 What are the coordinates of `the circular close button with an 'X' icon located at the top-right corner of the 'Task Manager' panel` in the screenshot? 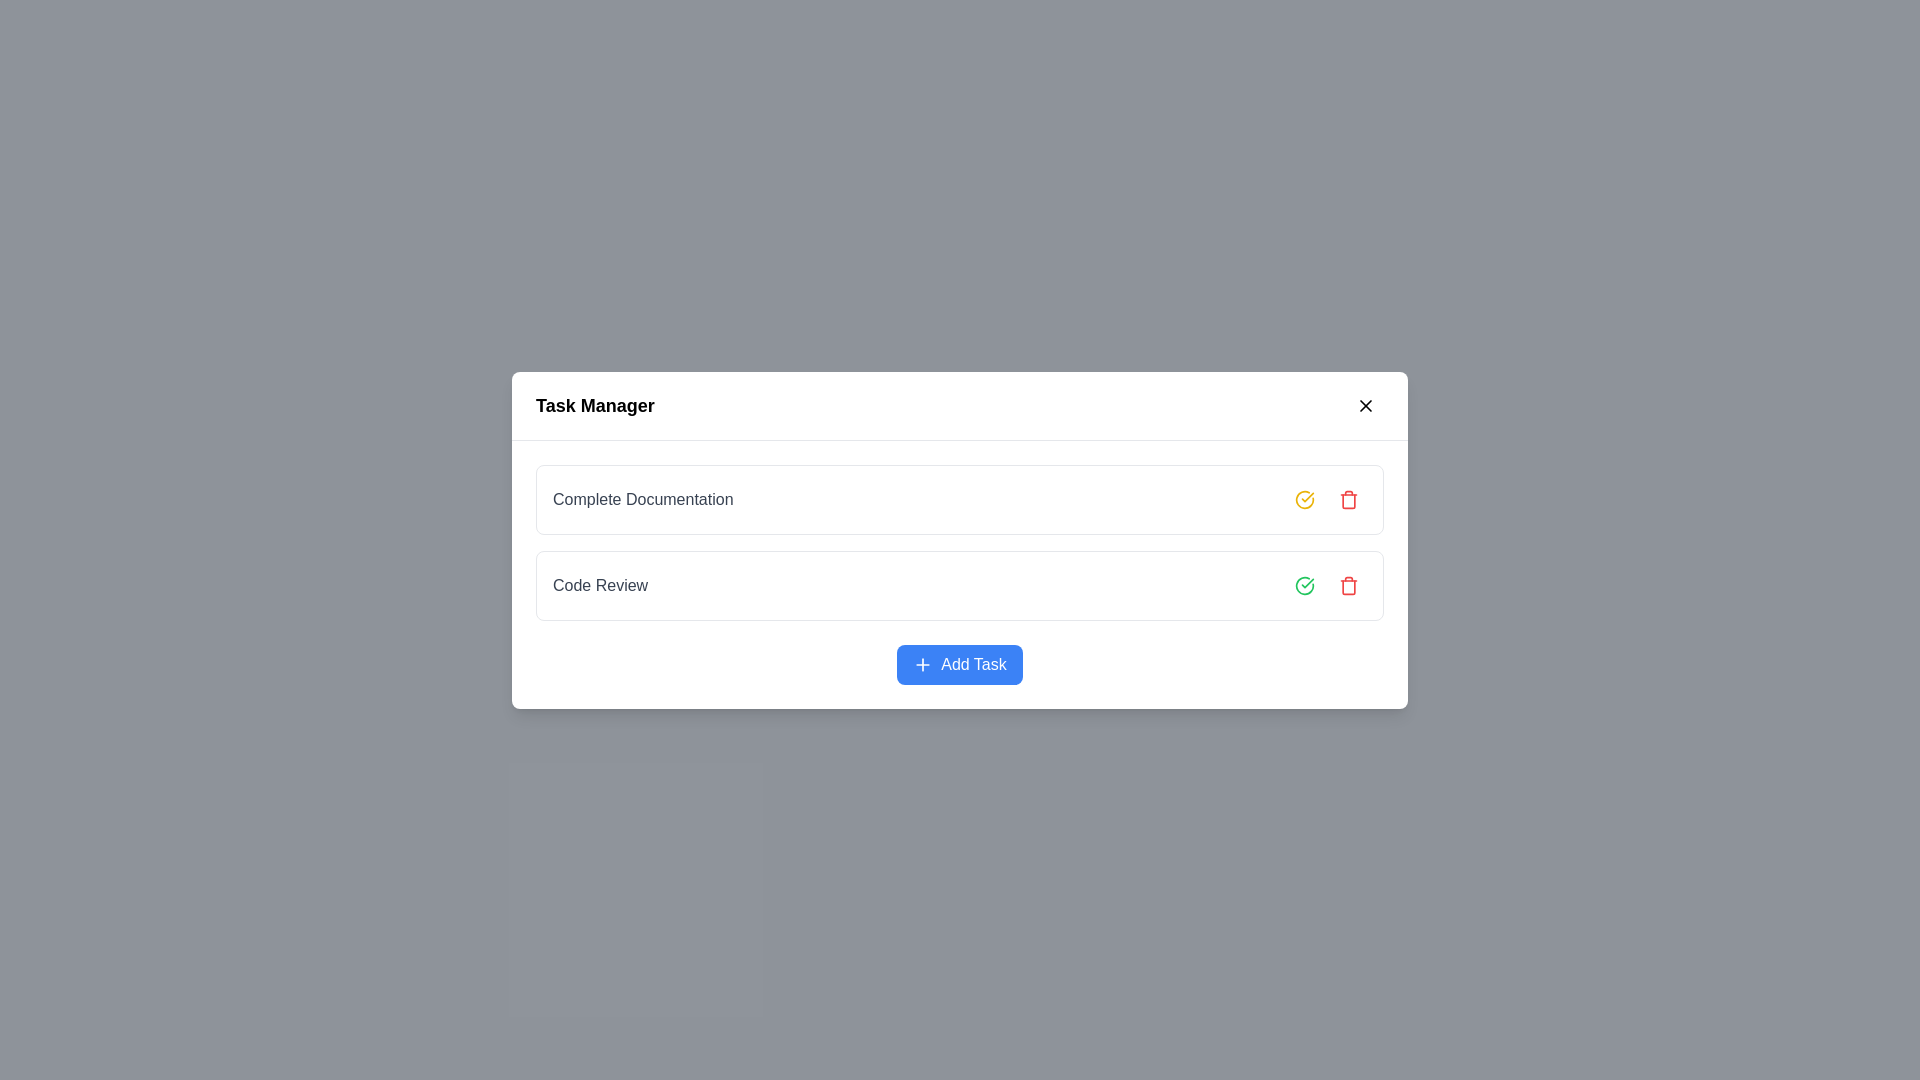 It's located at (1365, 405).